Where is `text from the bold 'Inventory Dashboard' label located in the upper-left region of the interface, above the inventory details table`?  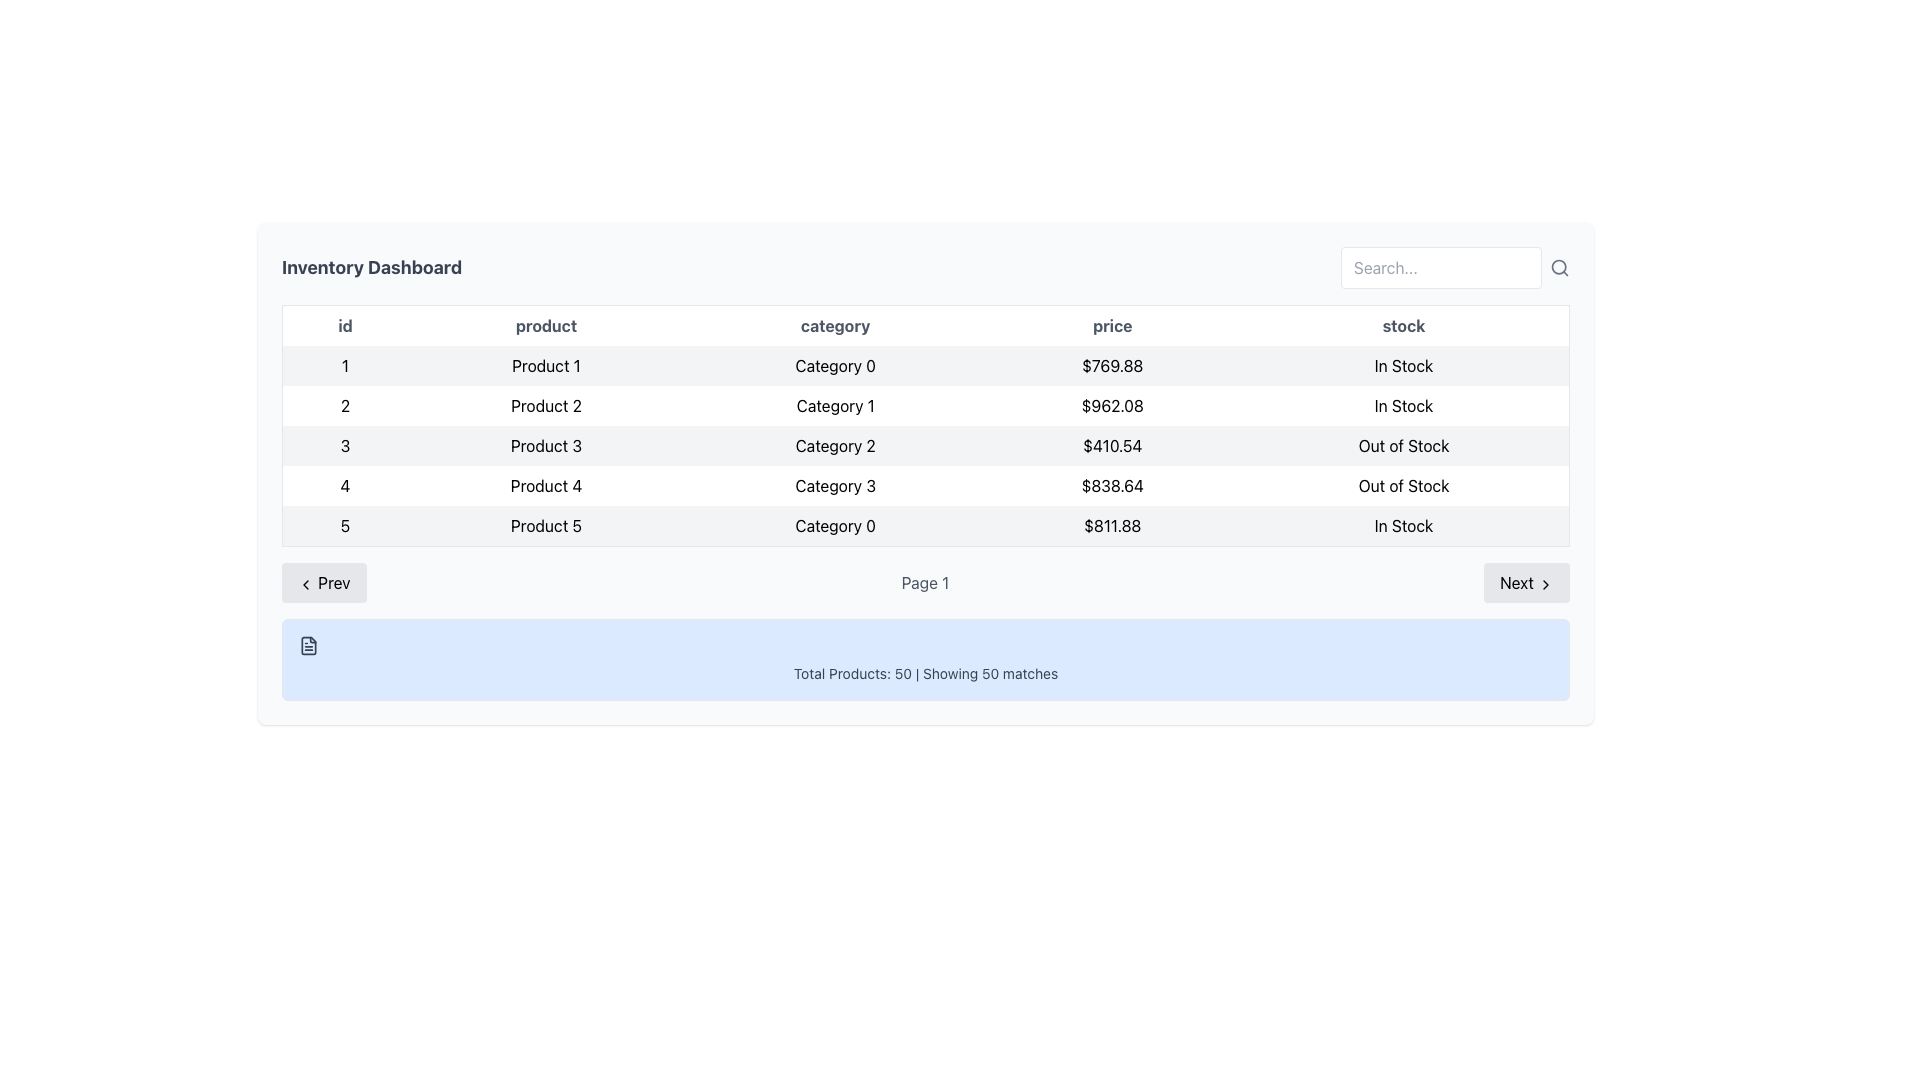
text from the bold 'Inventory Dashboard' label located in the upper-left region of the interface, above the inventory details table is located at coordinates (372, 266).